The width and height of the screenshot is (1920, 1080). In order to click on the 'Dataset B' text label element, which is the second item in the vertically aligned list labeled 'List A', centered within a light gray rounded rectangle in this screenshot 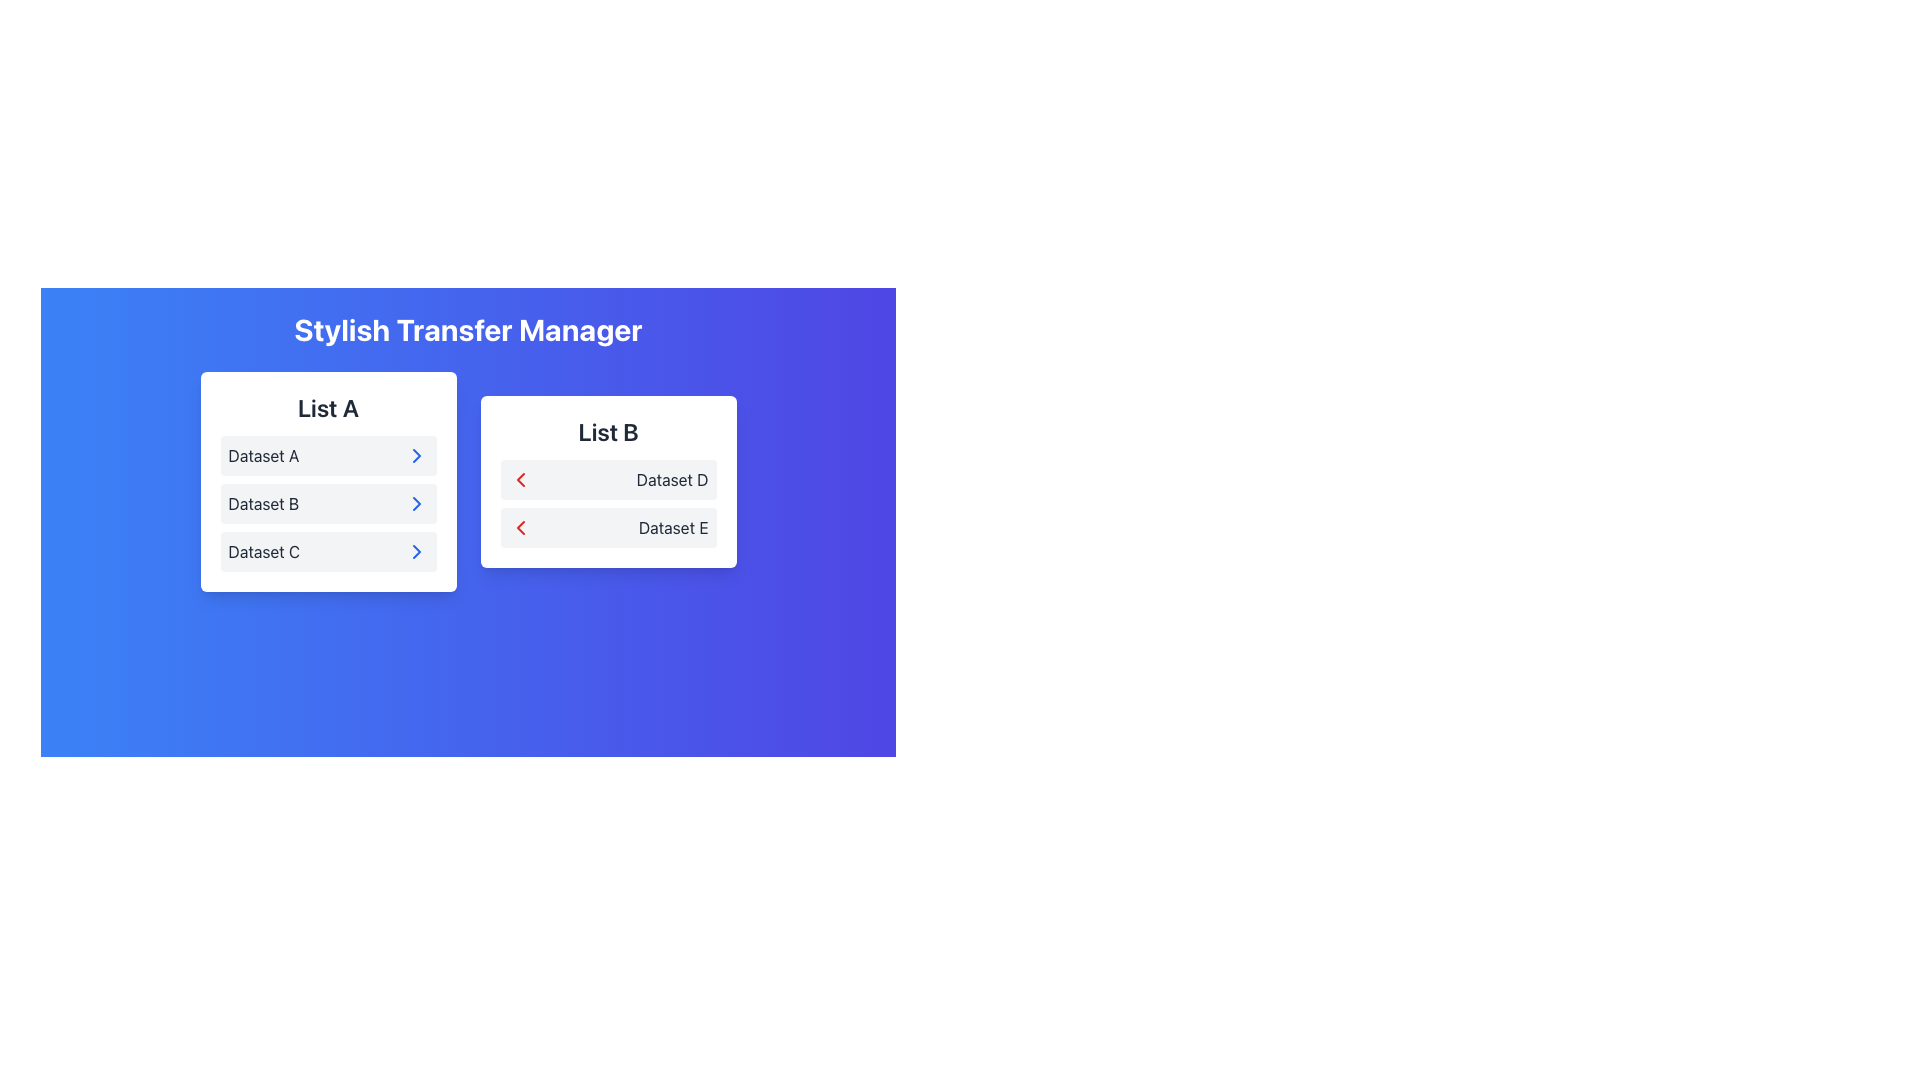, I will do `click(262, 503)`.